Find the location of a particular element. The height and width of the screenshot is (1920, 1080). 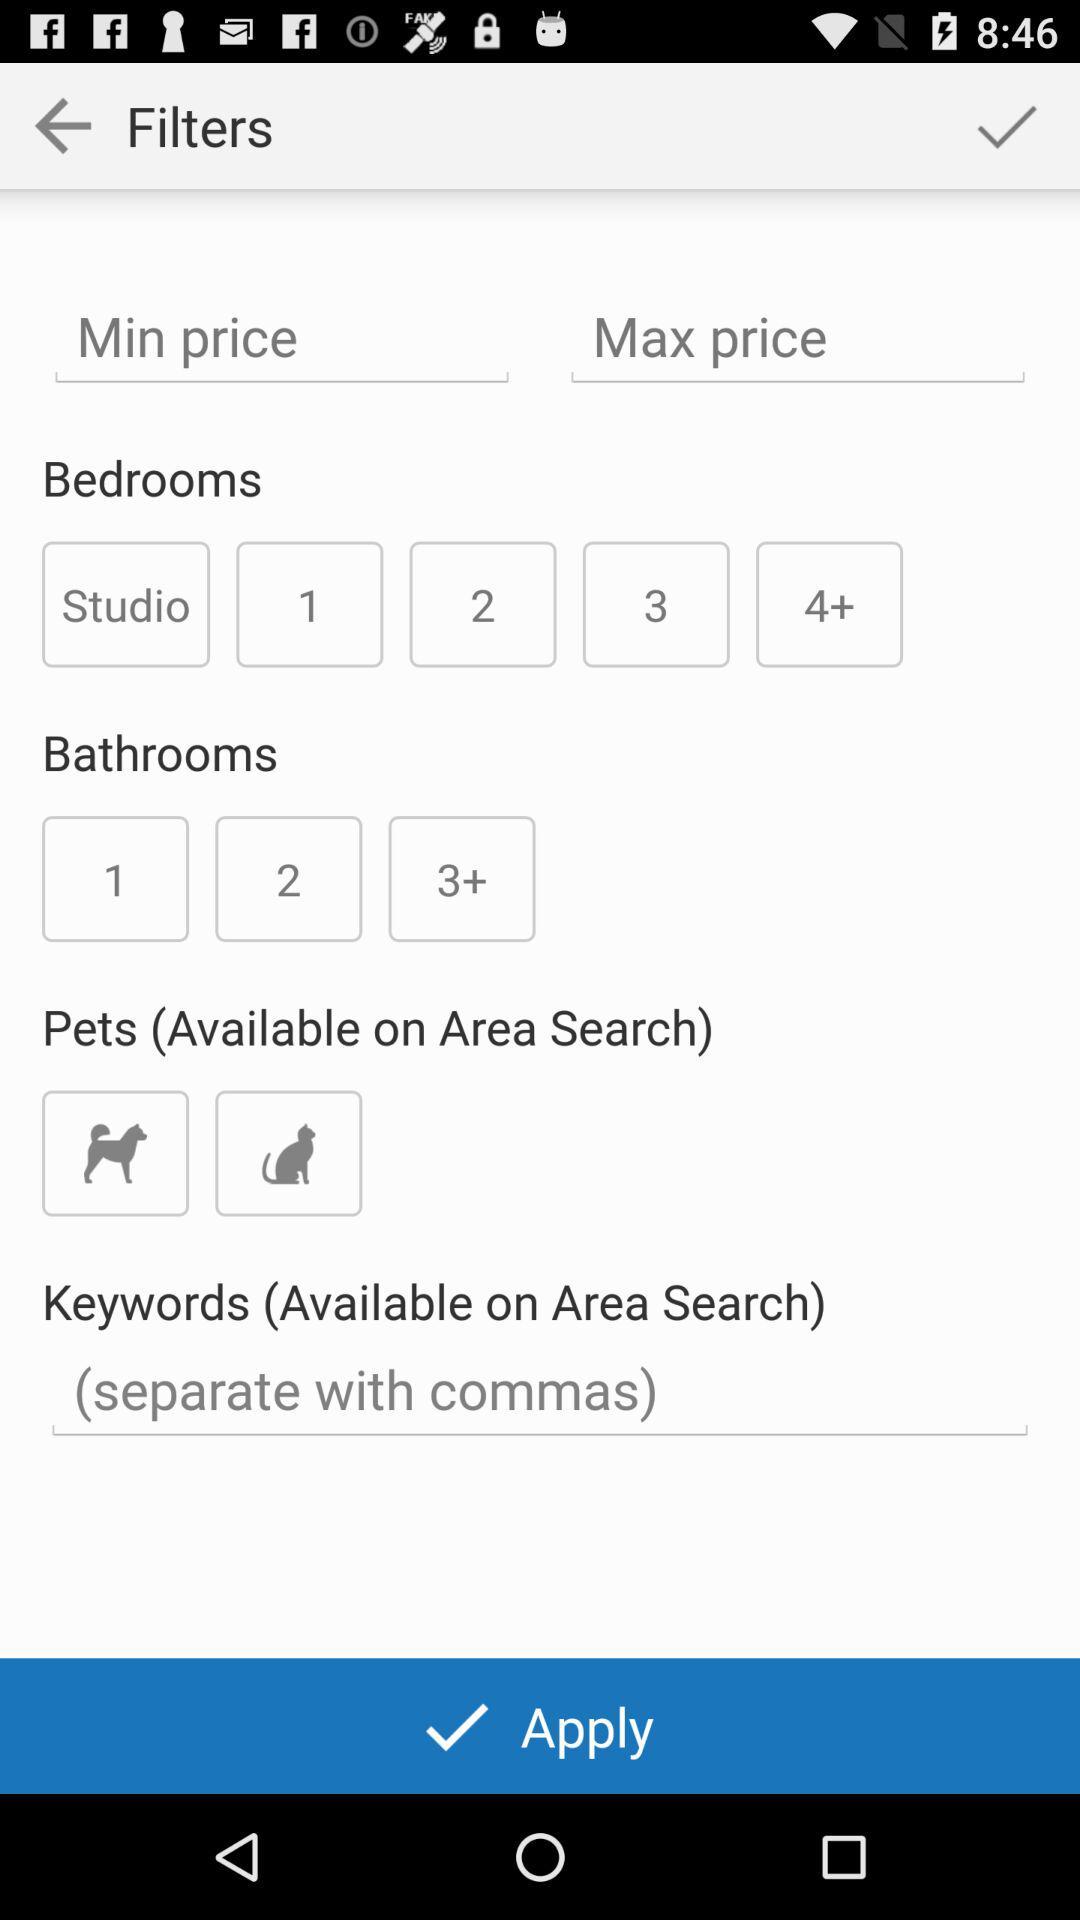

number 2 below bathrooms is located at coordinates (288, 878).